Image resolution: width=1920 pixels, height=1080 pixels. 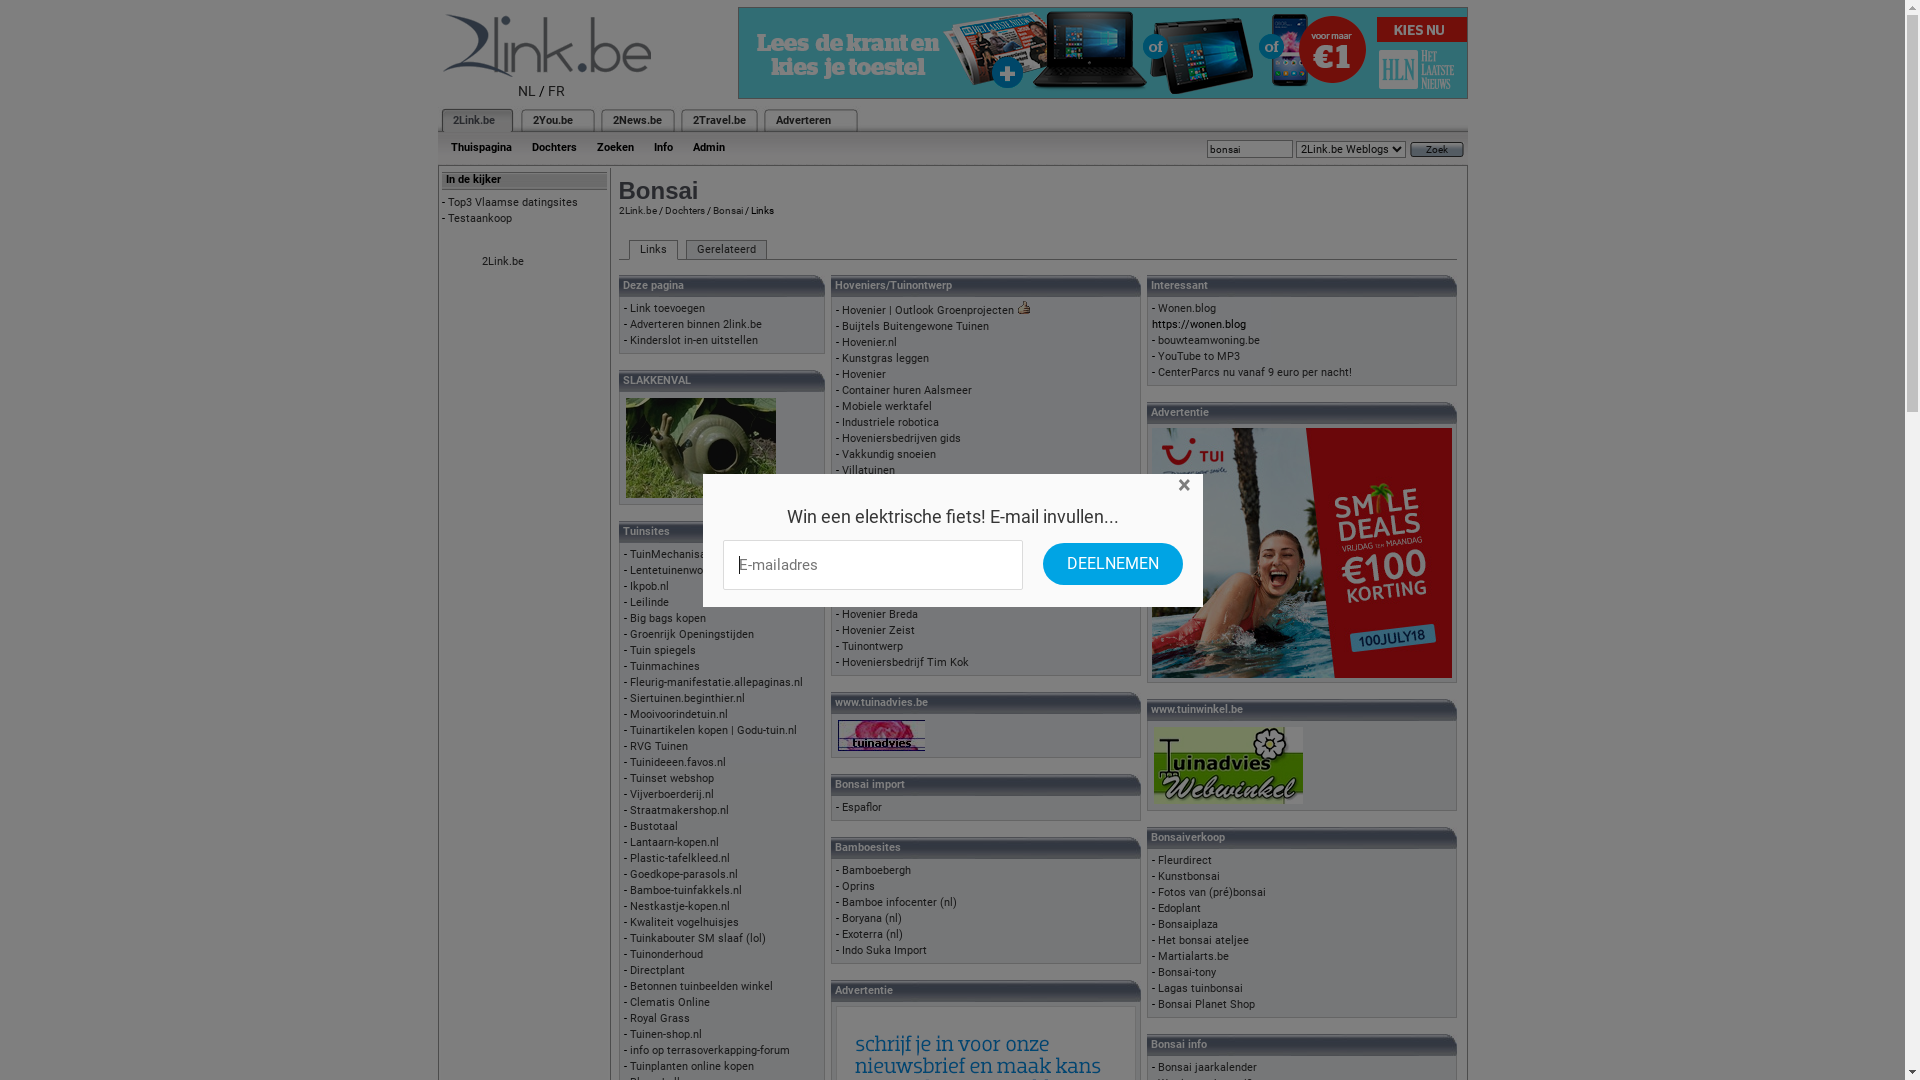 What do you see at coordinates (678, 713) in the screenshot?
I see `'Mooivoorindetuin.nl'` at bounding box center [678, 713].